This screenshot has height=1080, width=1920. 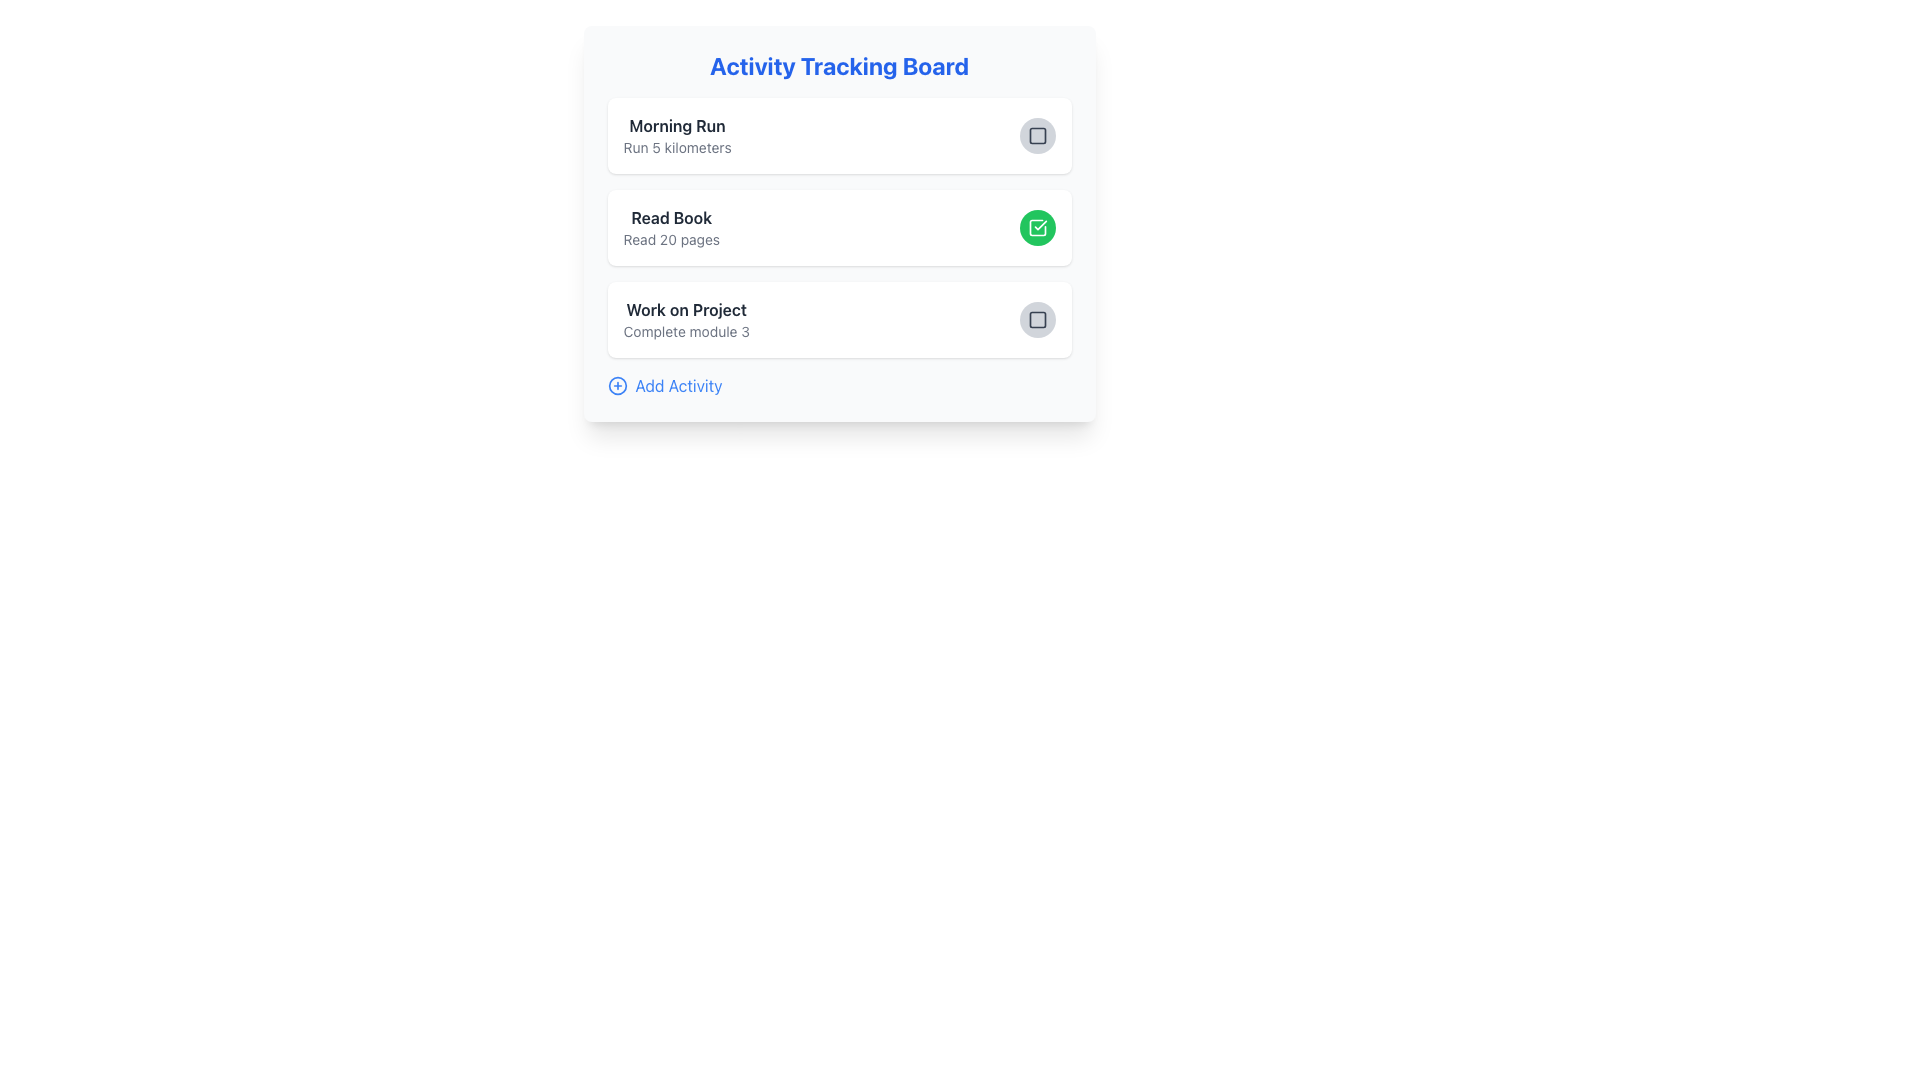 I want to click on the static text element that reads 'Run 5 kilometers', which is styled in gray and located directly below the bold title 'Morning Run', so click(x=677, y=146).